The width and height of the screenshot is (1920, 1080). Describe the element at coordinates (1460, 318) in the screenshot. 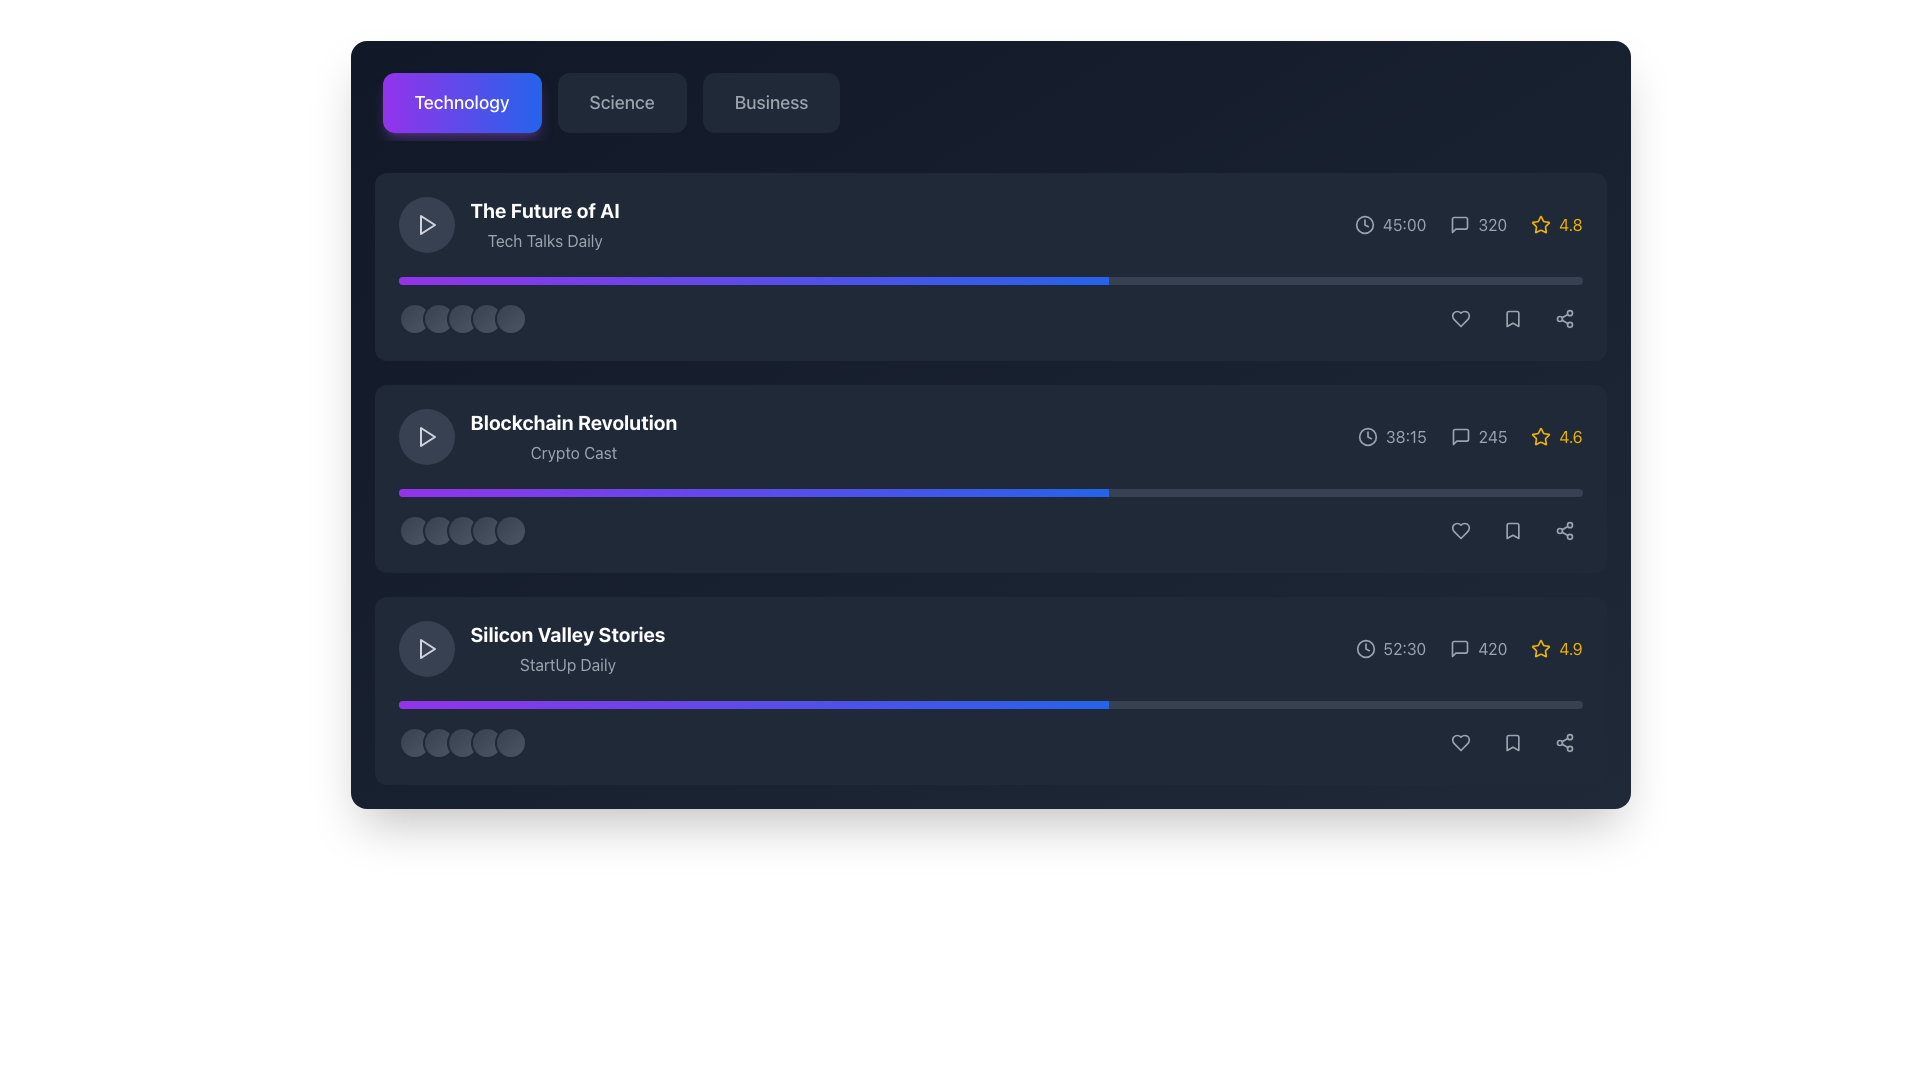

I see `the heart icon button styled with a gray color representing a 'like' functionality` at that location.